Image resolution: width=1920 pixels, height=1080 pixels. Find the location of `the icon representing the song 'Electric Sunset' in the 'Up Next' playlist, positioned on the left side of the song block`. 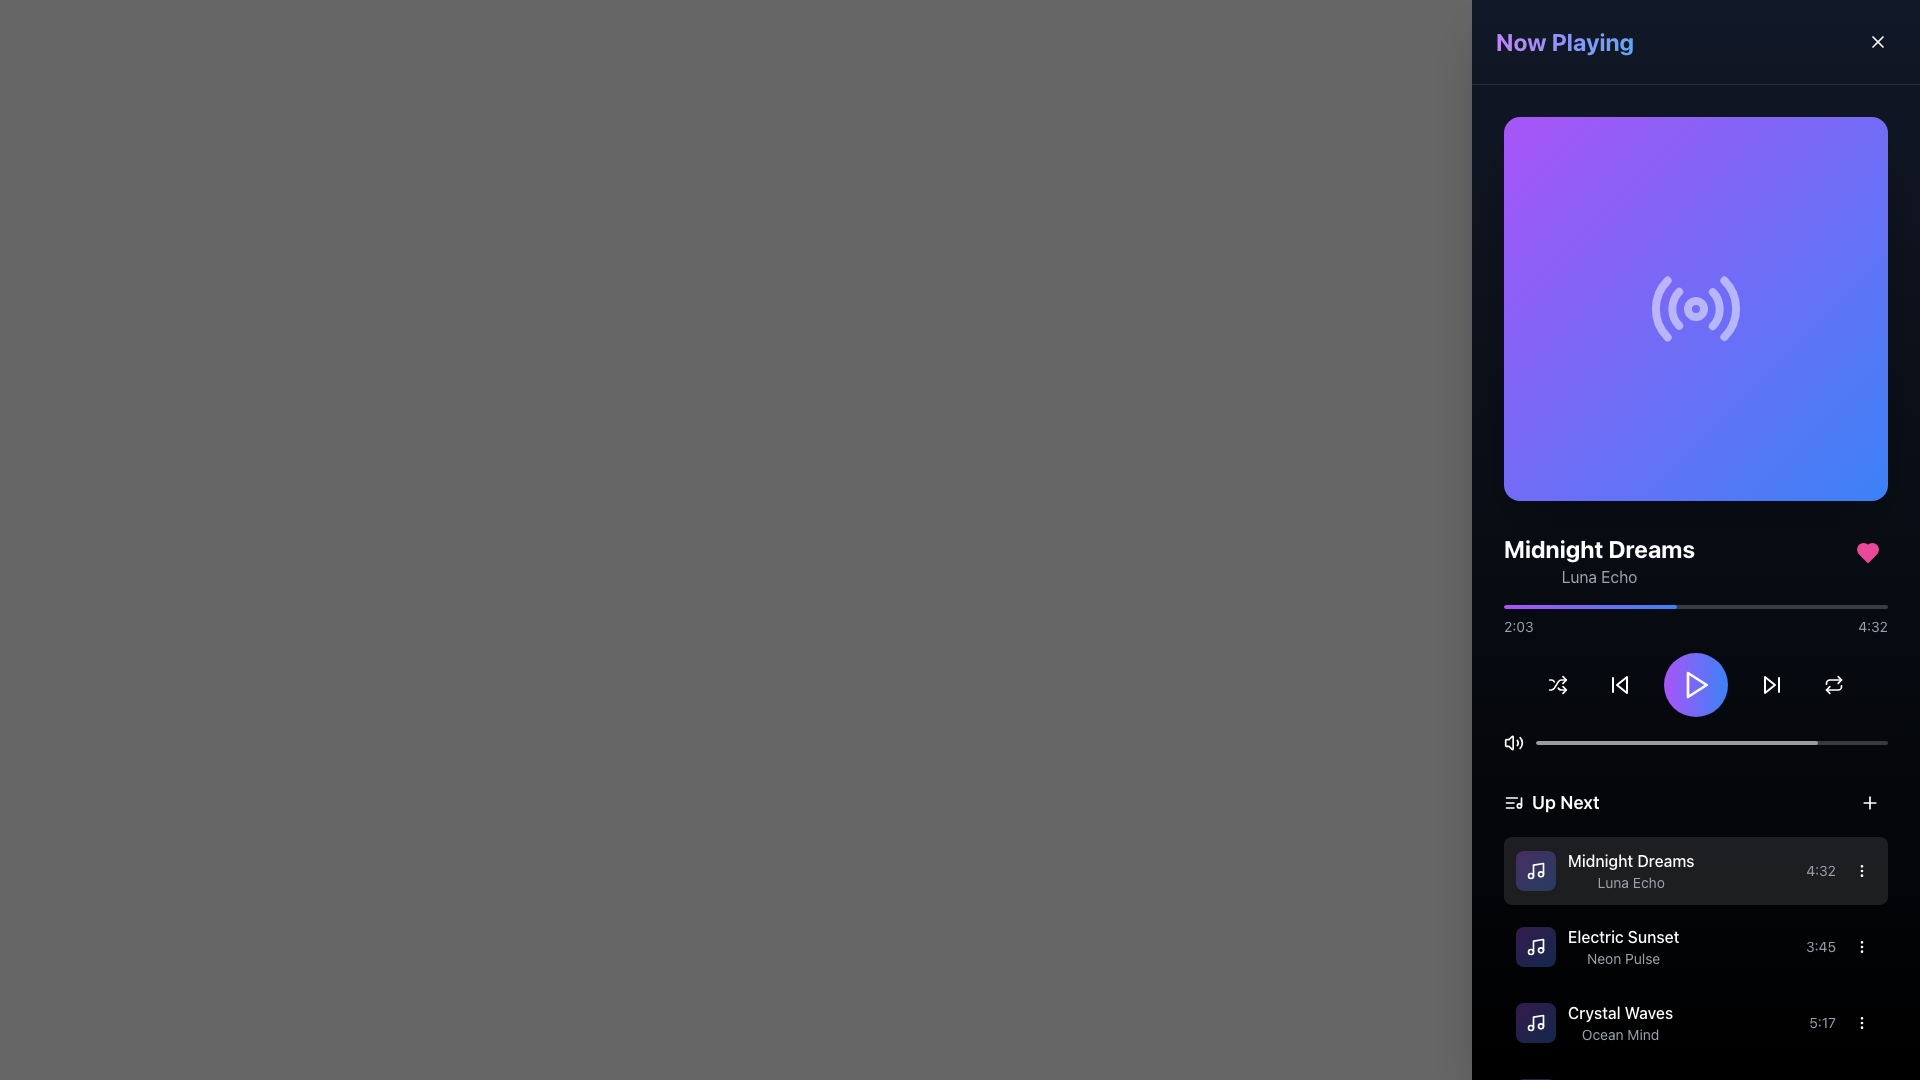

the icon representing the song 'Electric Sunset' in the 'Up Next' playlist, positioned on the left side of the song block is located at coordinates (1535, 946).